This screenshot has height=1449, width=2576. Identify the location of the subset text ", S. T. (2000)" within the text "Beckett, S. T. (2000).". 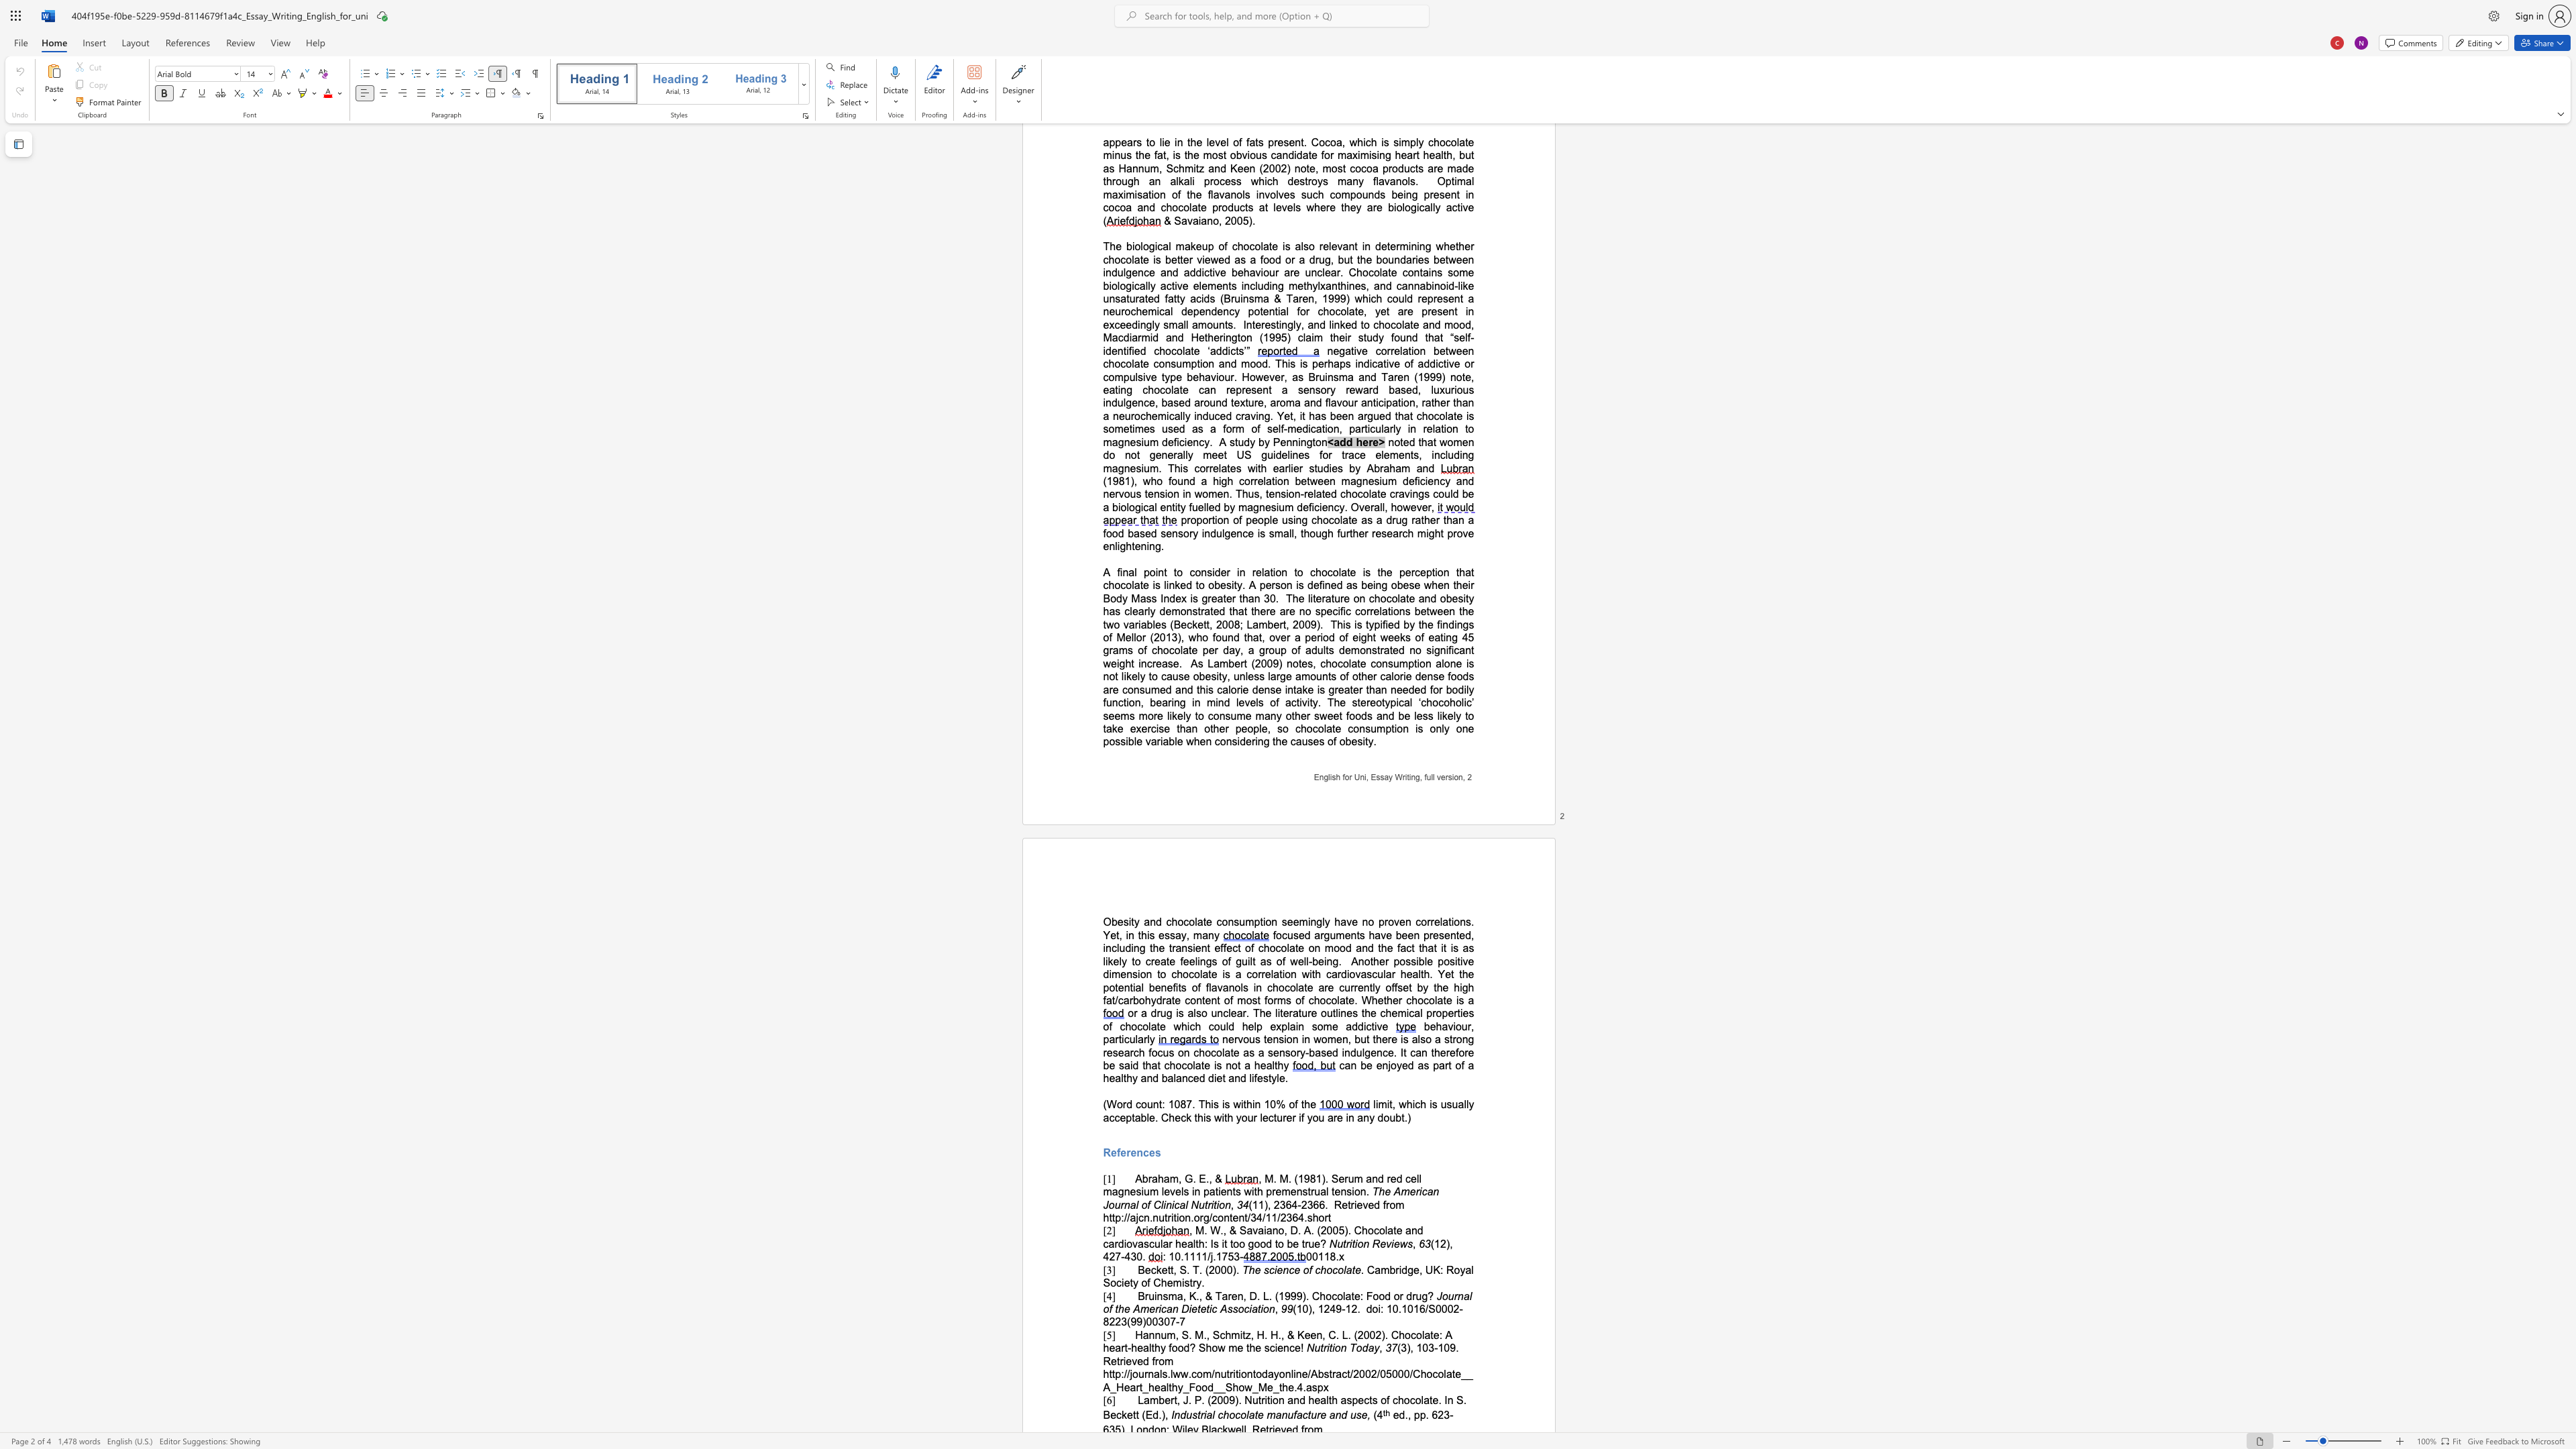
(1172, 1269).